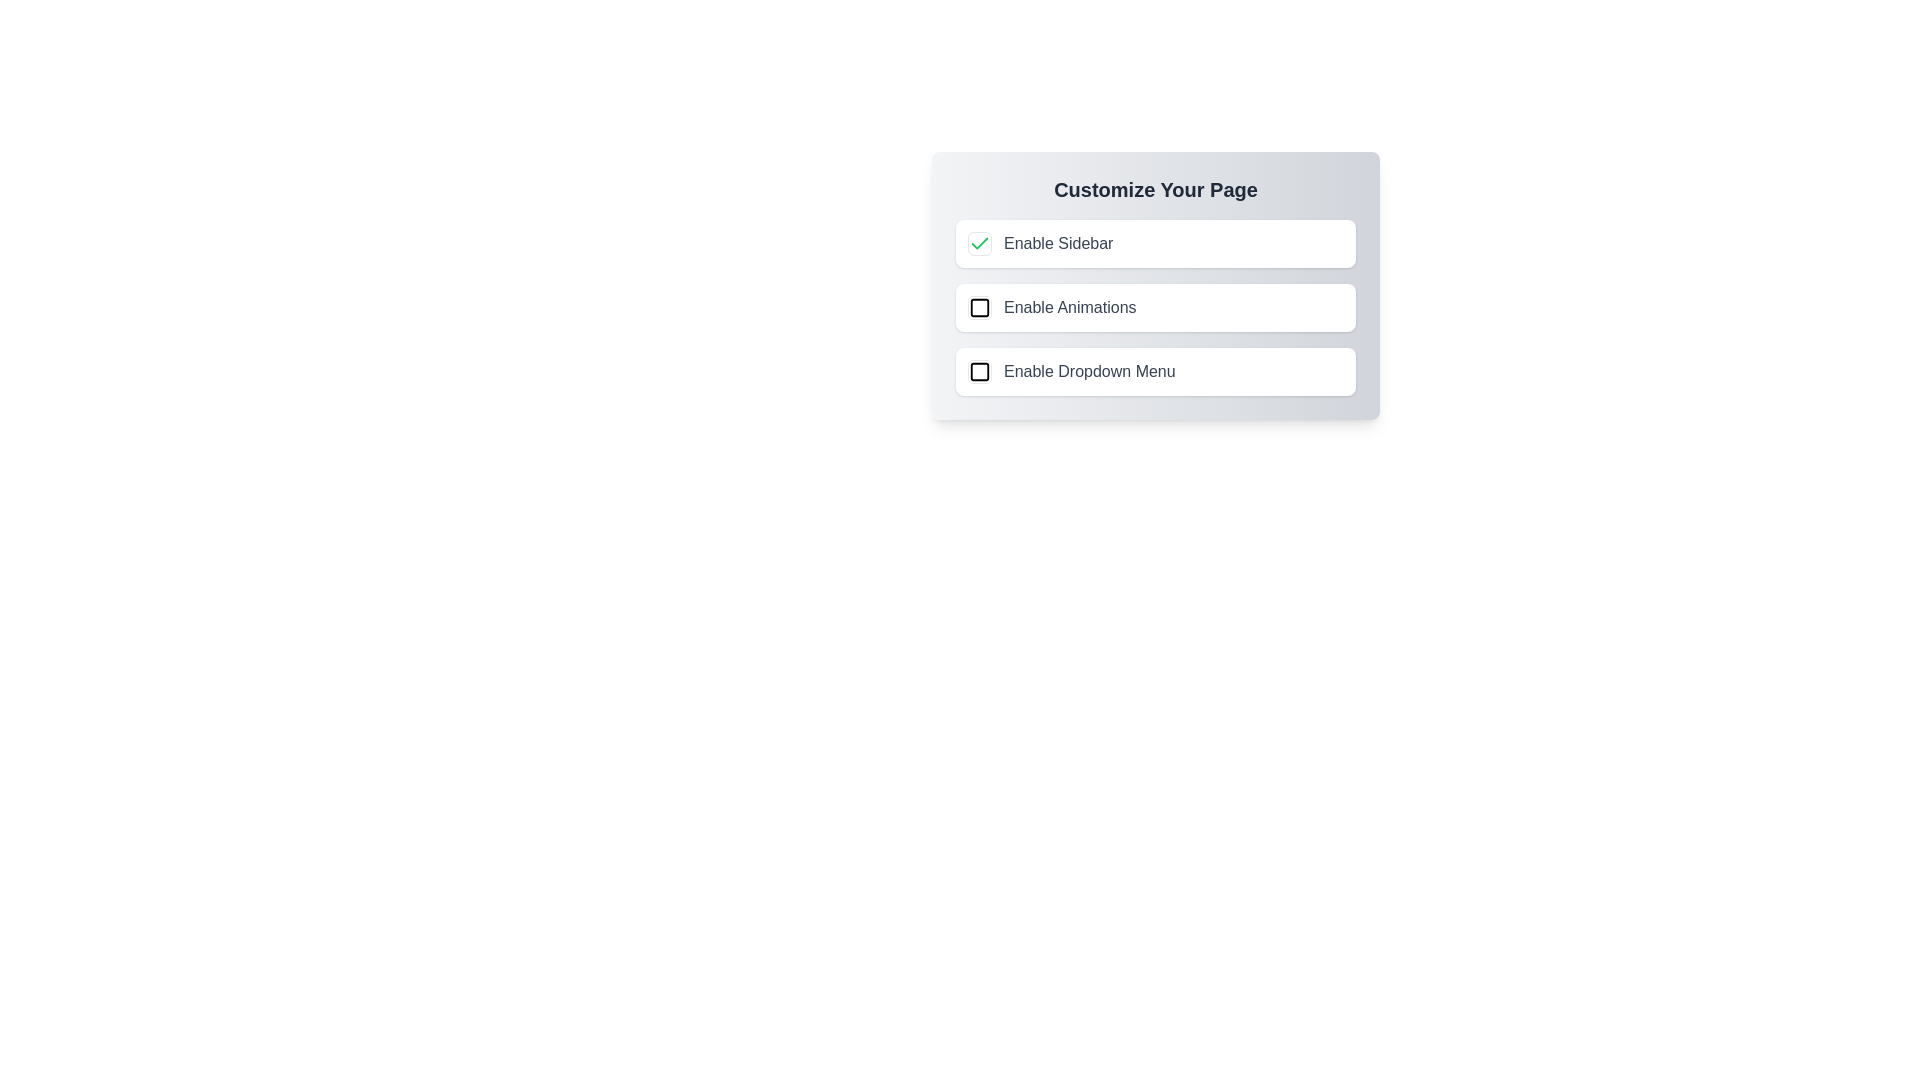 Image resolution: width=1920 pixels, height=1080 pixels. Describe the element at coordinates (979, 242) in the screenshot. I see `the checkmark icon styled as an SVG vector image, which is located beside the 'Enable Sidebar' text at the top of the customization options list` at that location.